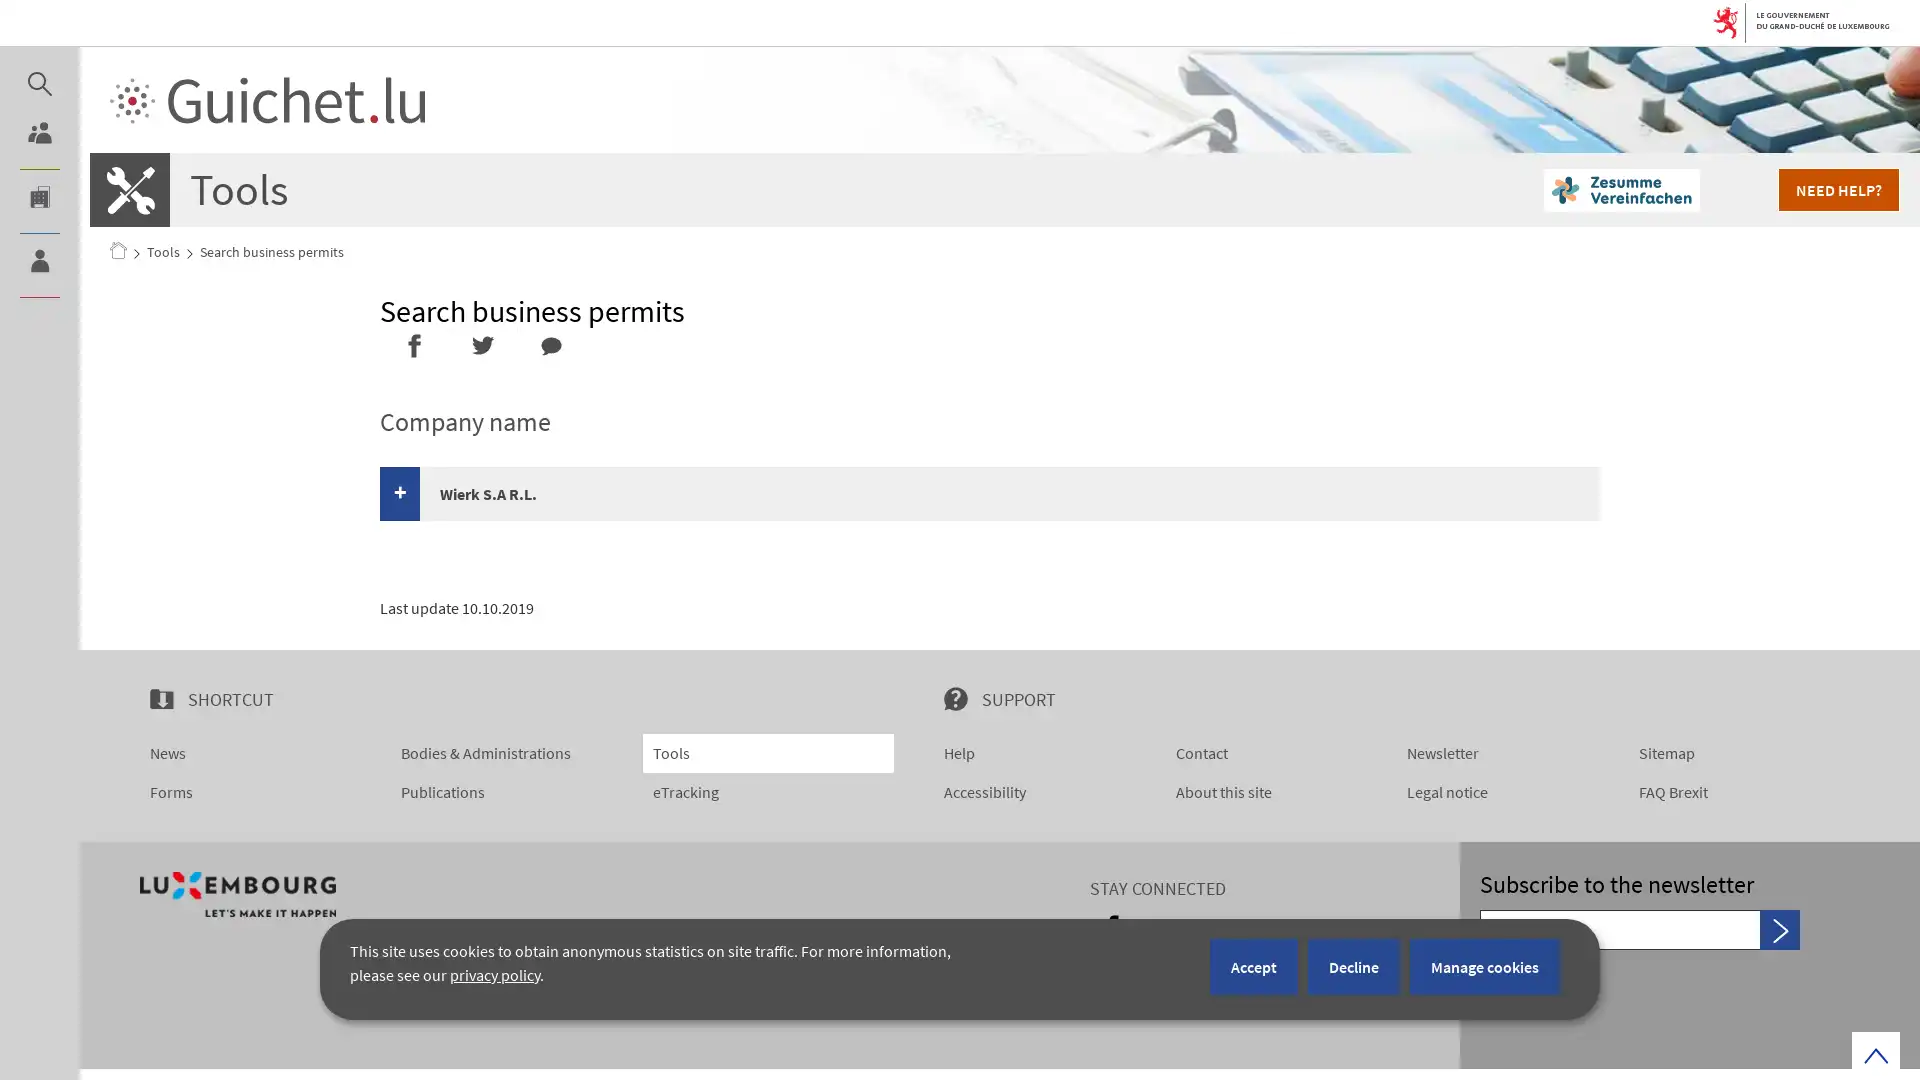  Describe the element at coordinates (483, 343) in the screenshot. I see `Share it on Twitter - new window` at that location.